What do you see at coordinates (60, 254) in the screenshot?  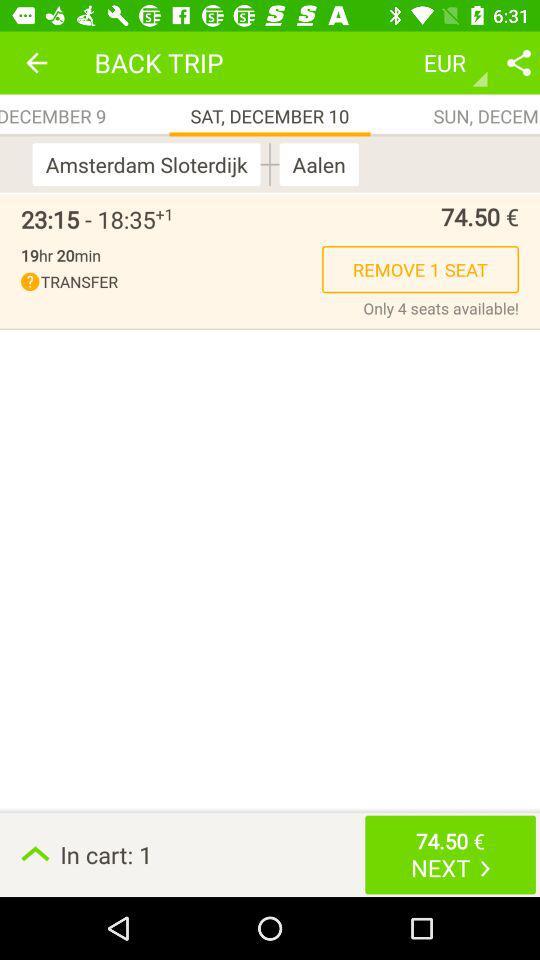 I see `the icon above the transfer` at bounding box center [60, 254].